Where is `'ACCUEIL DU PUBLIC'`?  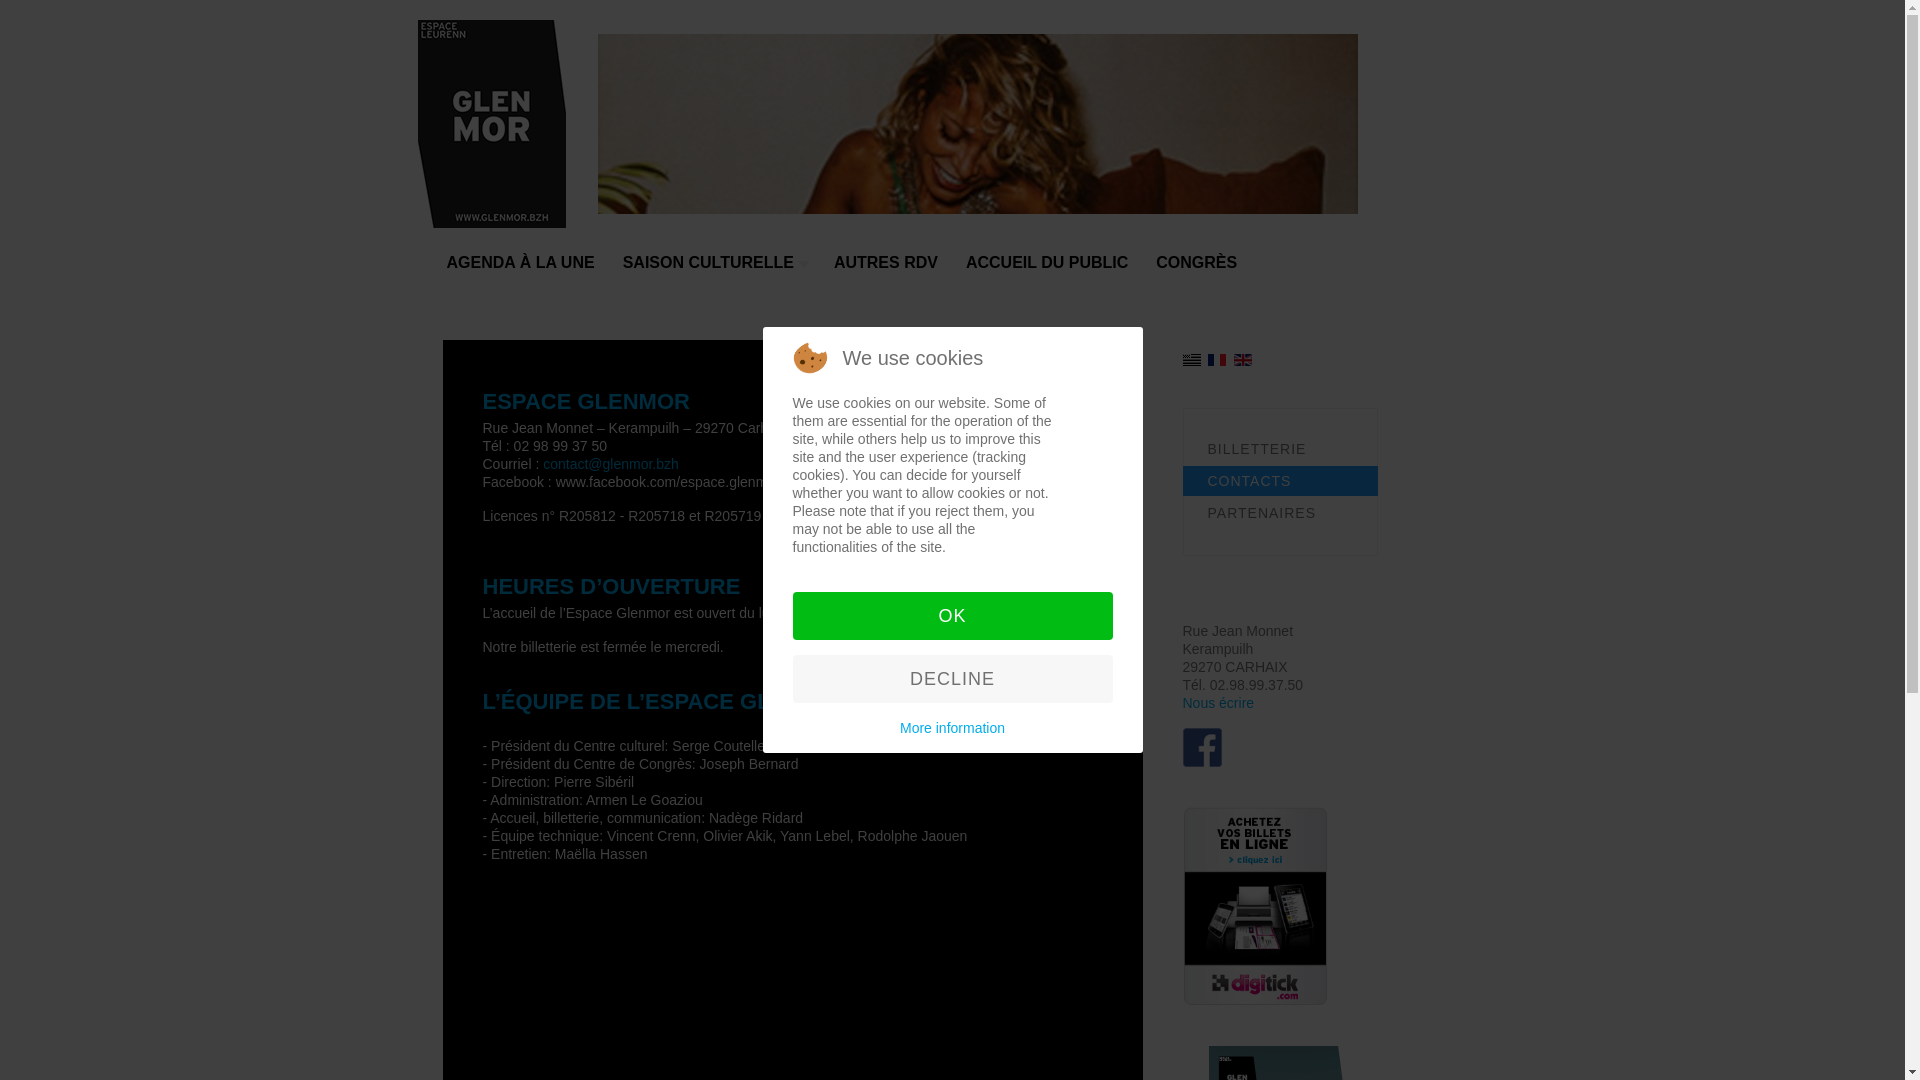 'ACCUEIL DU PUBLIC' is located at coordinates (965, 270).